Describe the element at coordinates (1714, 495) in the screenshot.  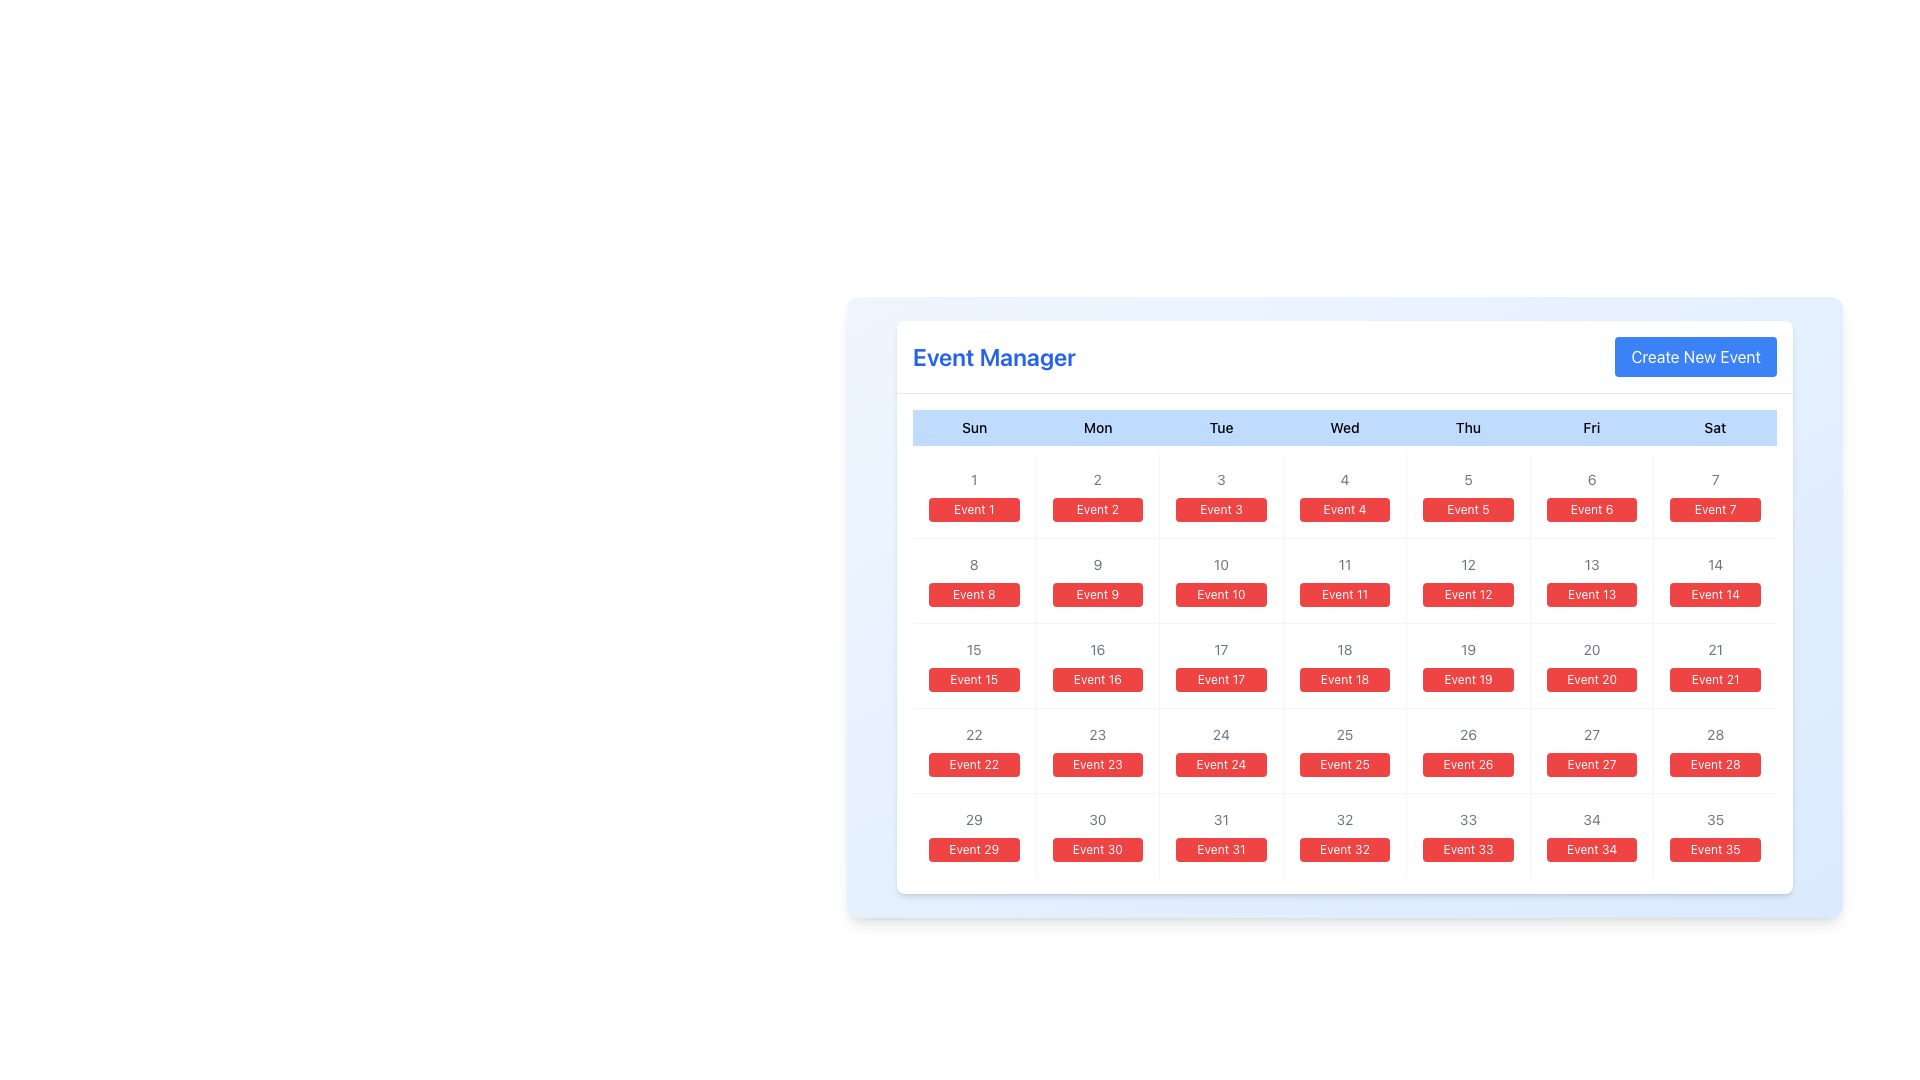
I see `the static grid item representing the calendar event for the 7th day, which is located in the Saturday column of the calendar grid` at that location.